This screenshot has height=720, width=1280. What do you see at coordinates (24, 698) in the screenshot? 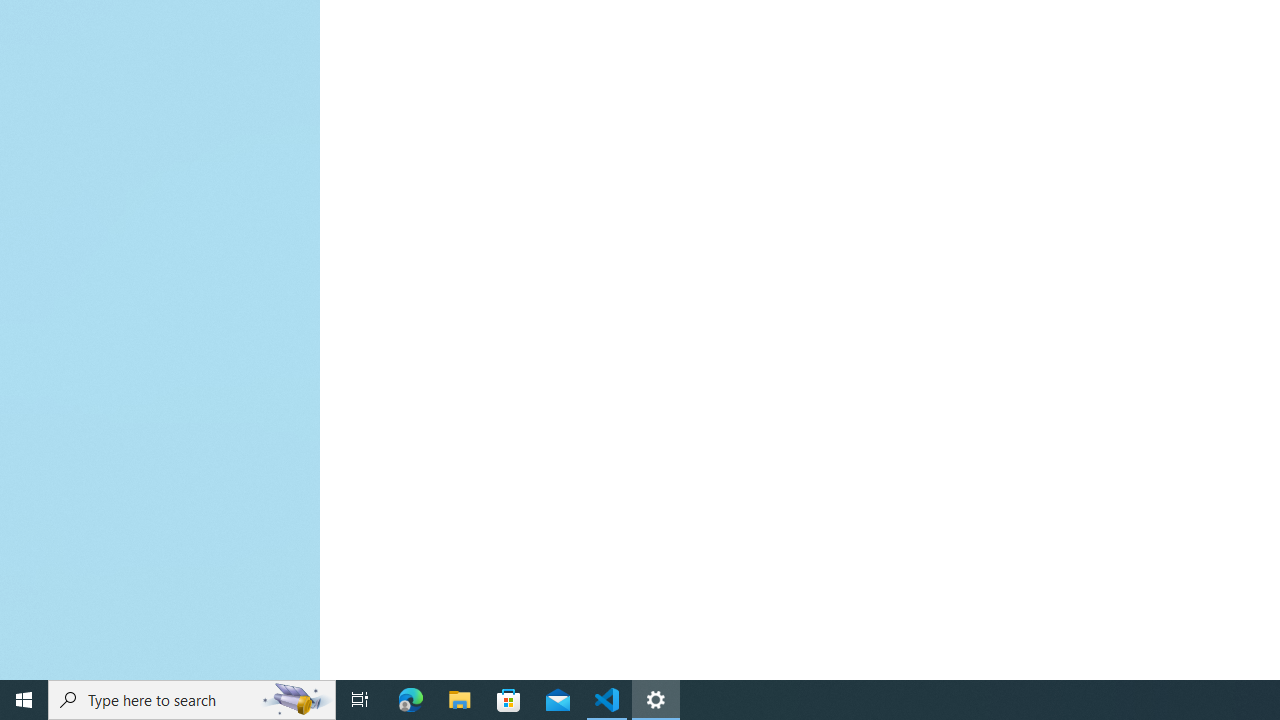
I see `'Start'` at bounding box center [24, 698].